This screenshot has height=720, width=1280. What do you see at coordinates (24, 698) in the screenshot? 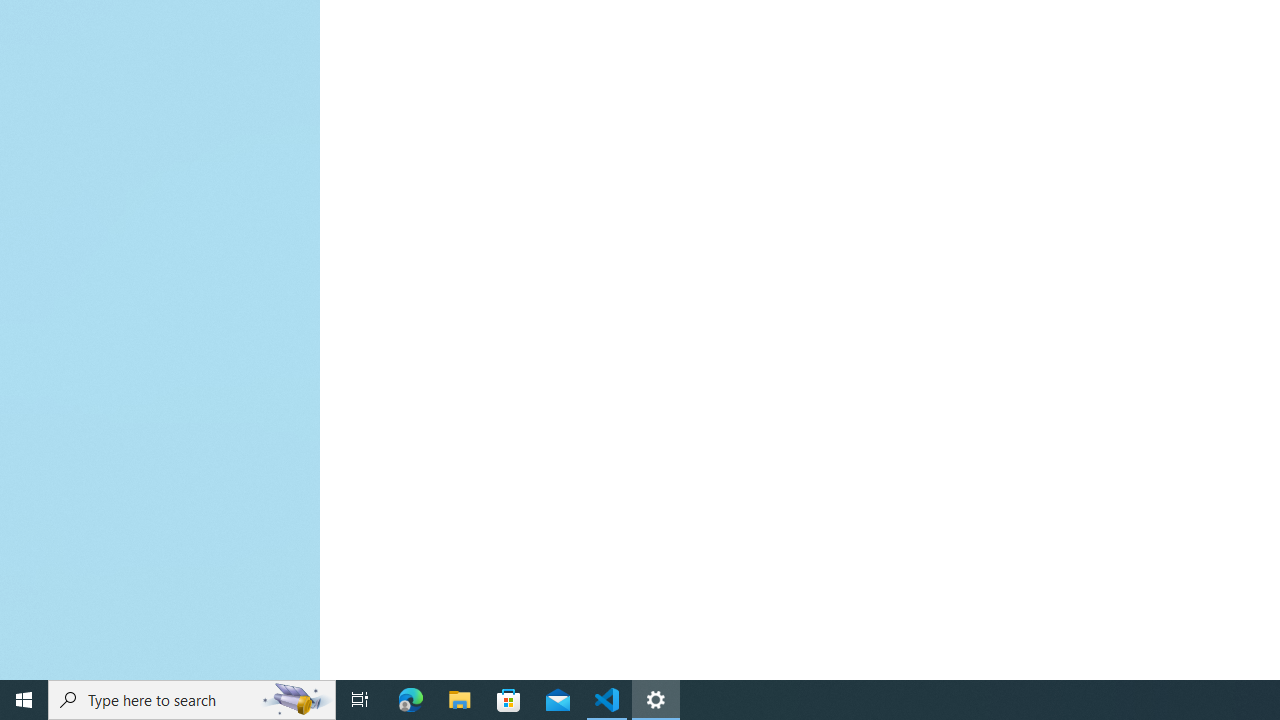
I see `'Start'` at bounding box center [24, 698].